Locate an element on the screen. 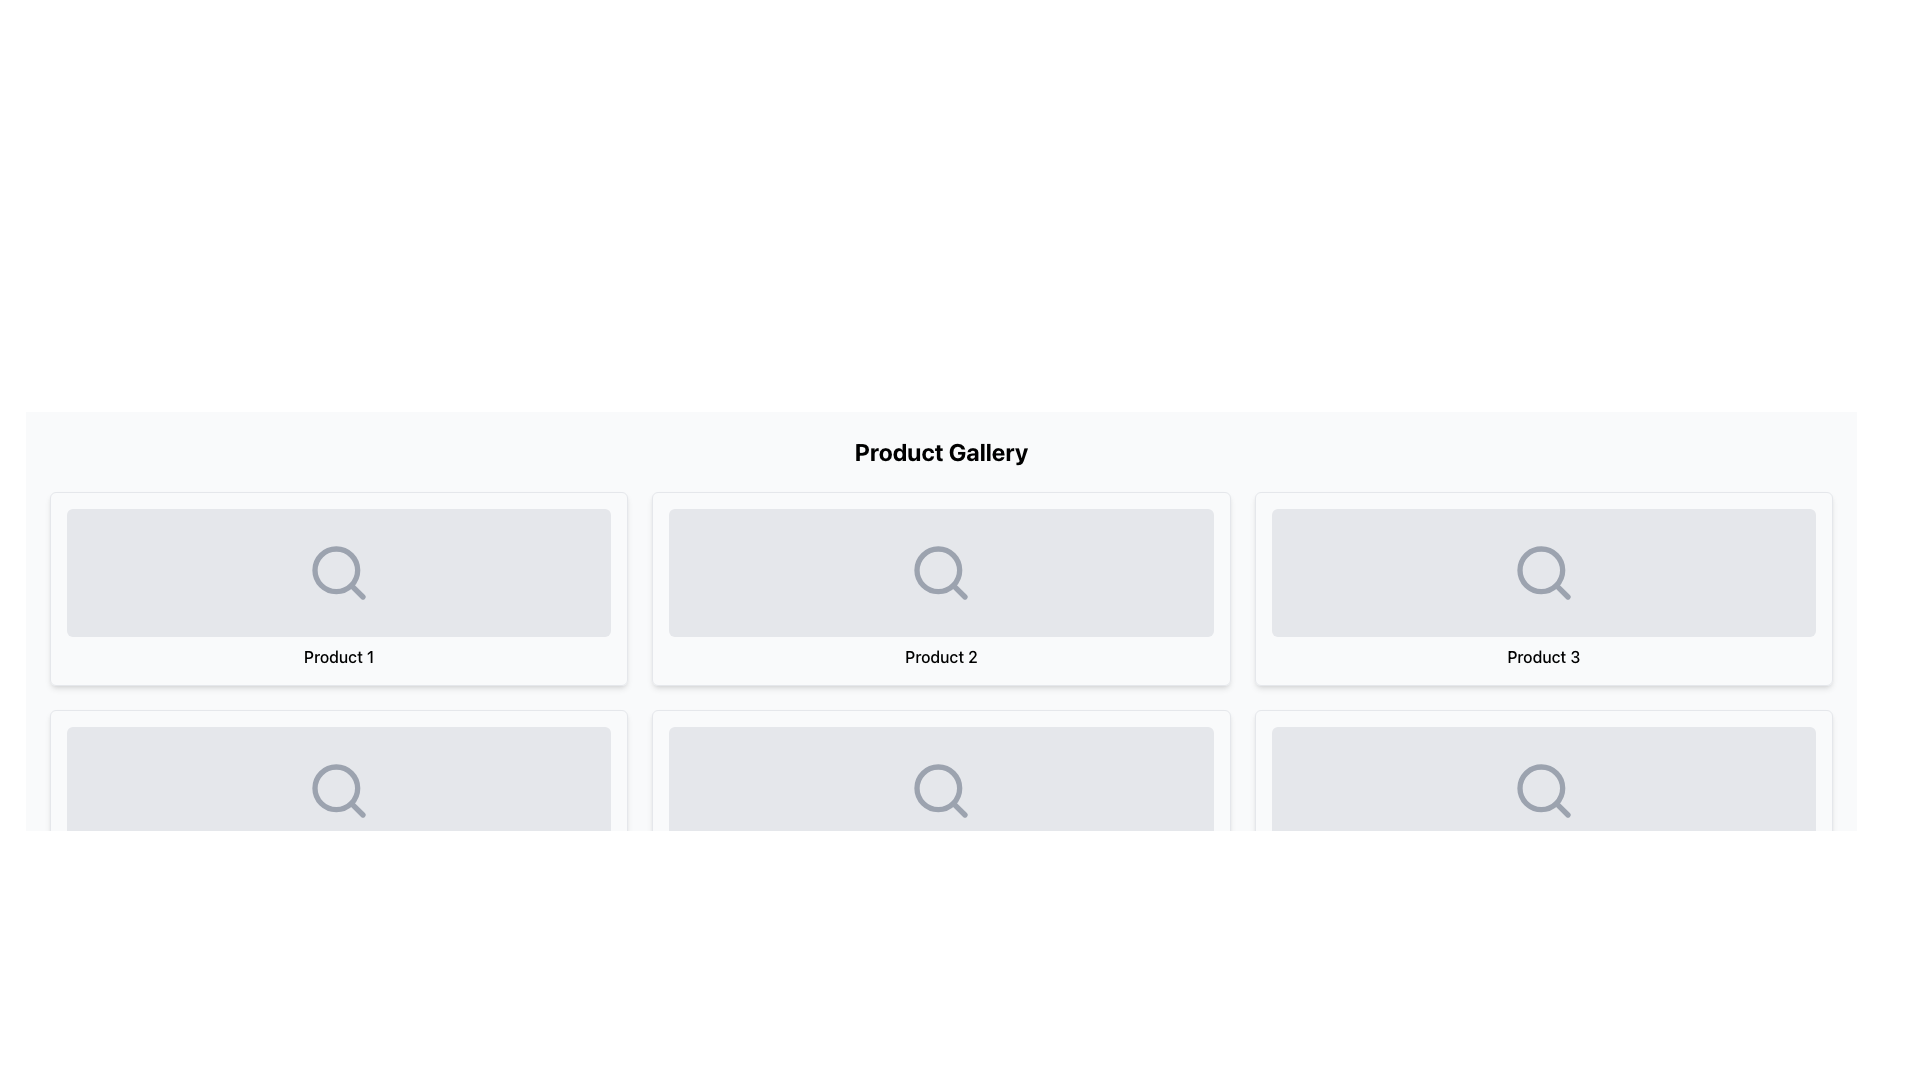  the stem of the magnifying glass icon representing the search functionality, located within the button for 'Product 2' is located at coordinates (958, 808).